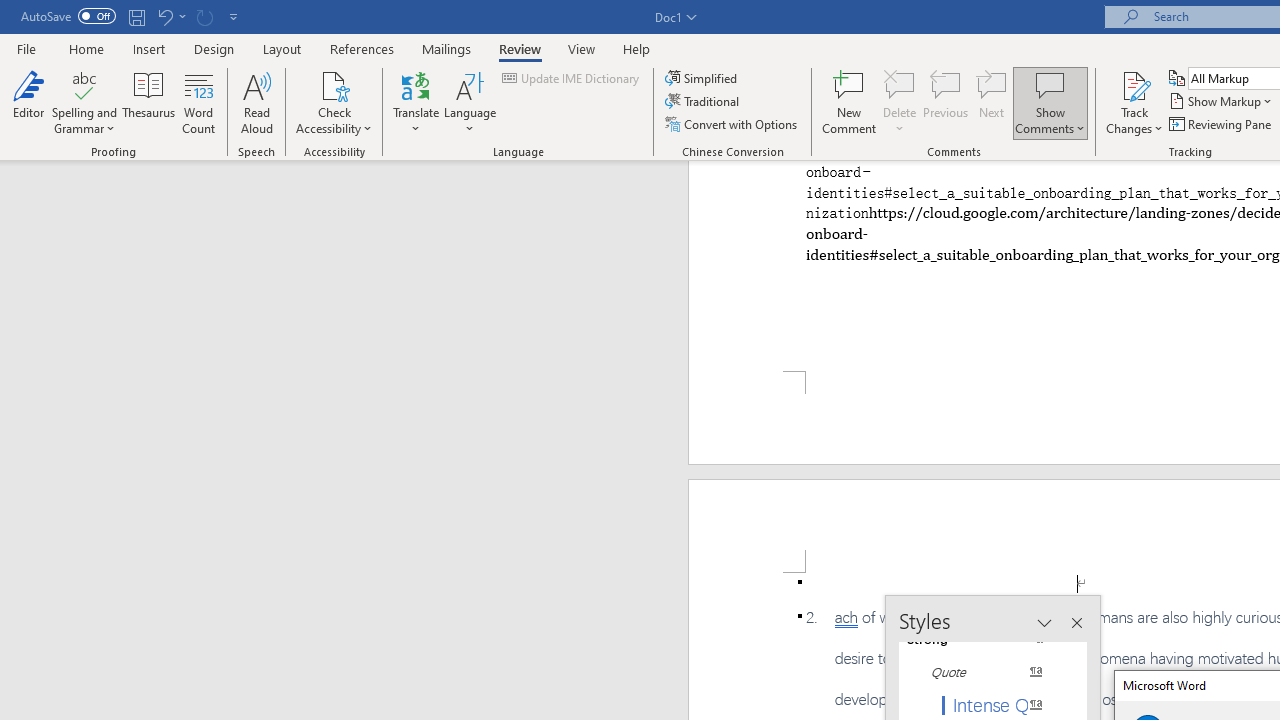 The width and height of the screenshot is (1280, 720). I want to click on 'Reviewing Pane', so click(1220, 124).